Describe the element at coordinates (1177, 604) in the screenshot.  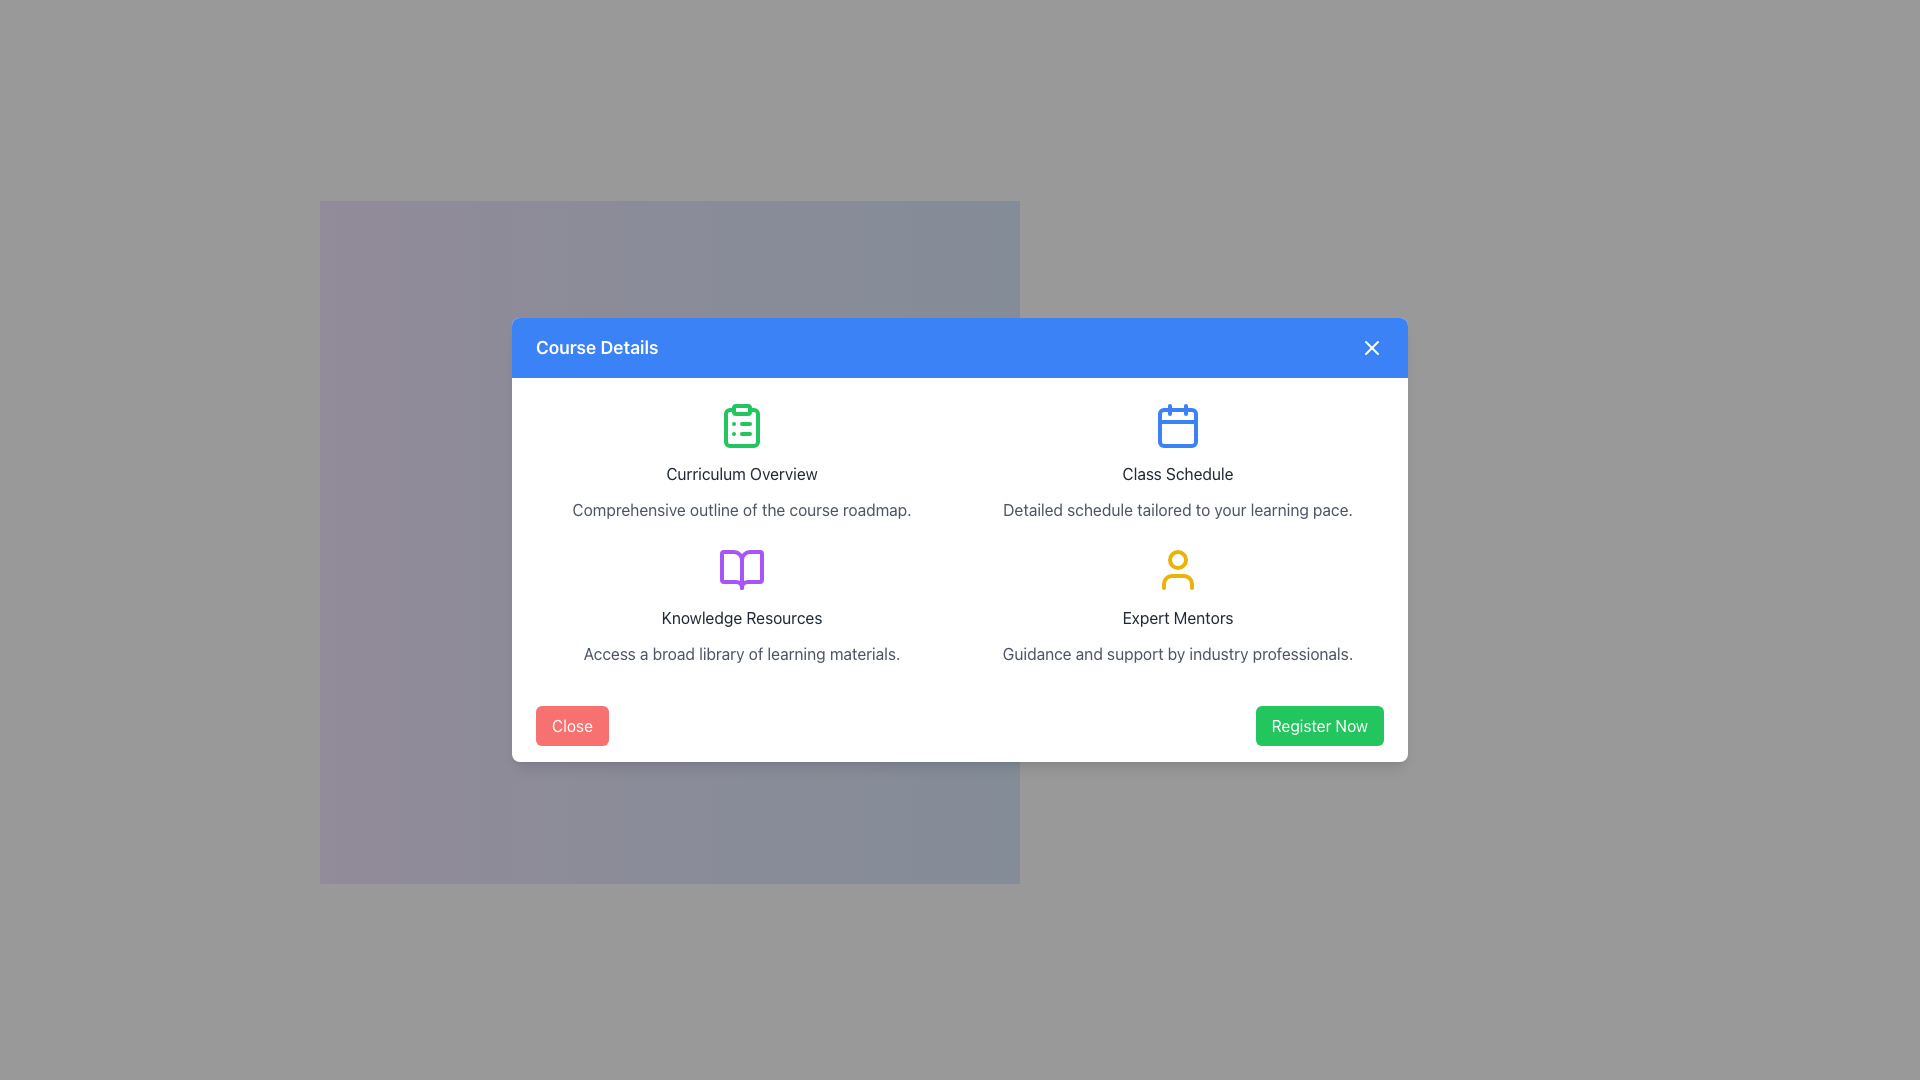
I see `any associated links or buttons present in the 'Expert Mentors' informational section located in the bottom-right quadrant of the layout` at that location.